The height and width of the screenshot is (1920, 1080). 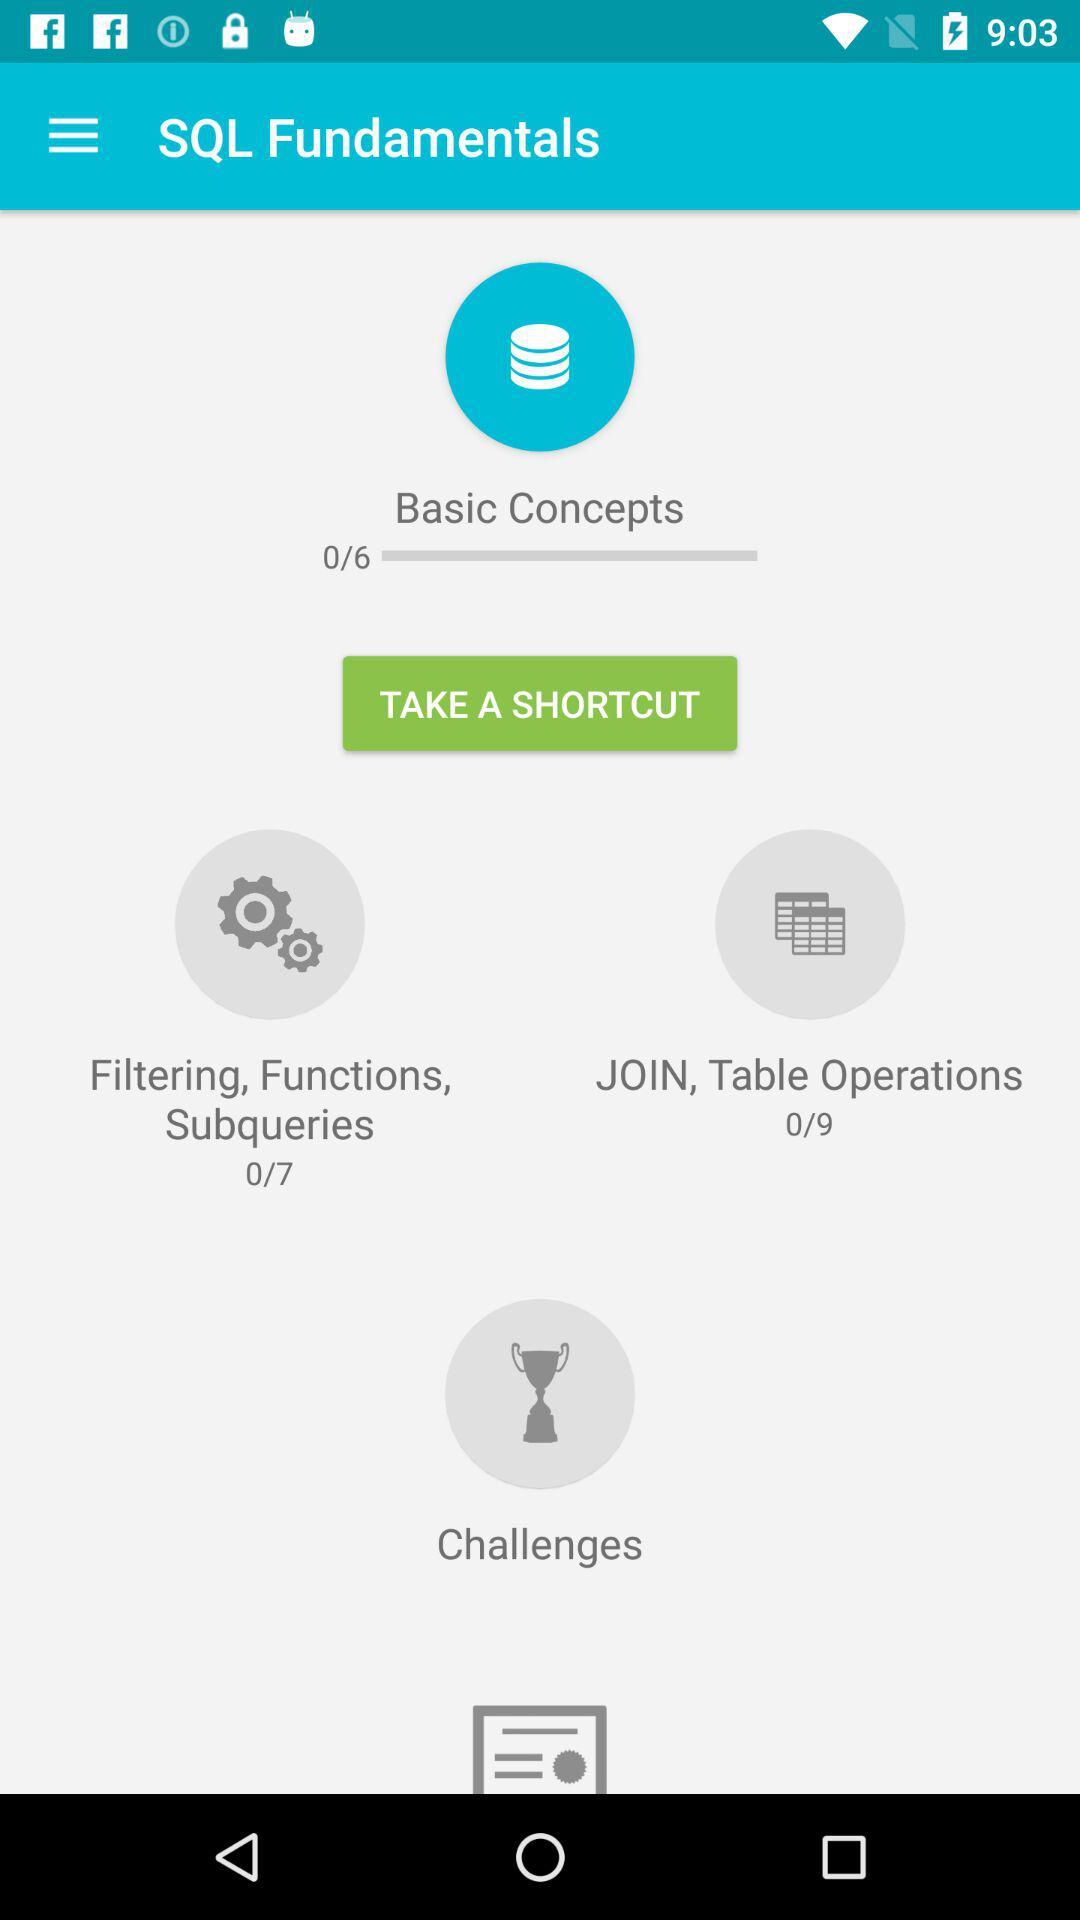 What do you see at coordinates (72, 135) in the screenshot?
I see `the item next to sql fundamentals item` at bounding box center [72, 135].